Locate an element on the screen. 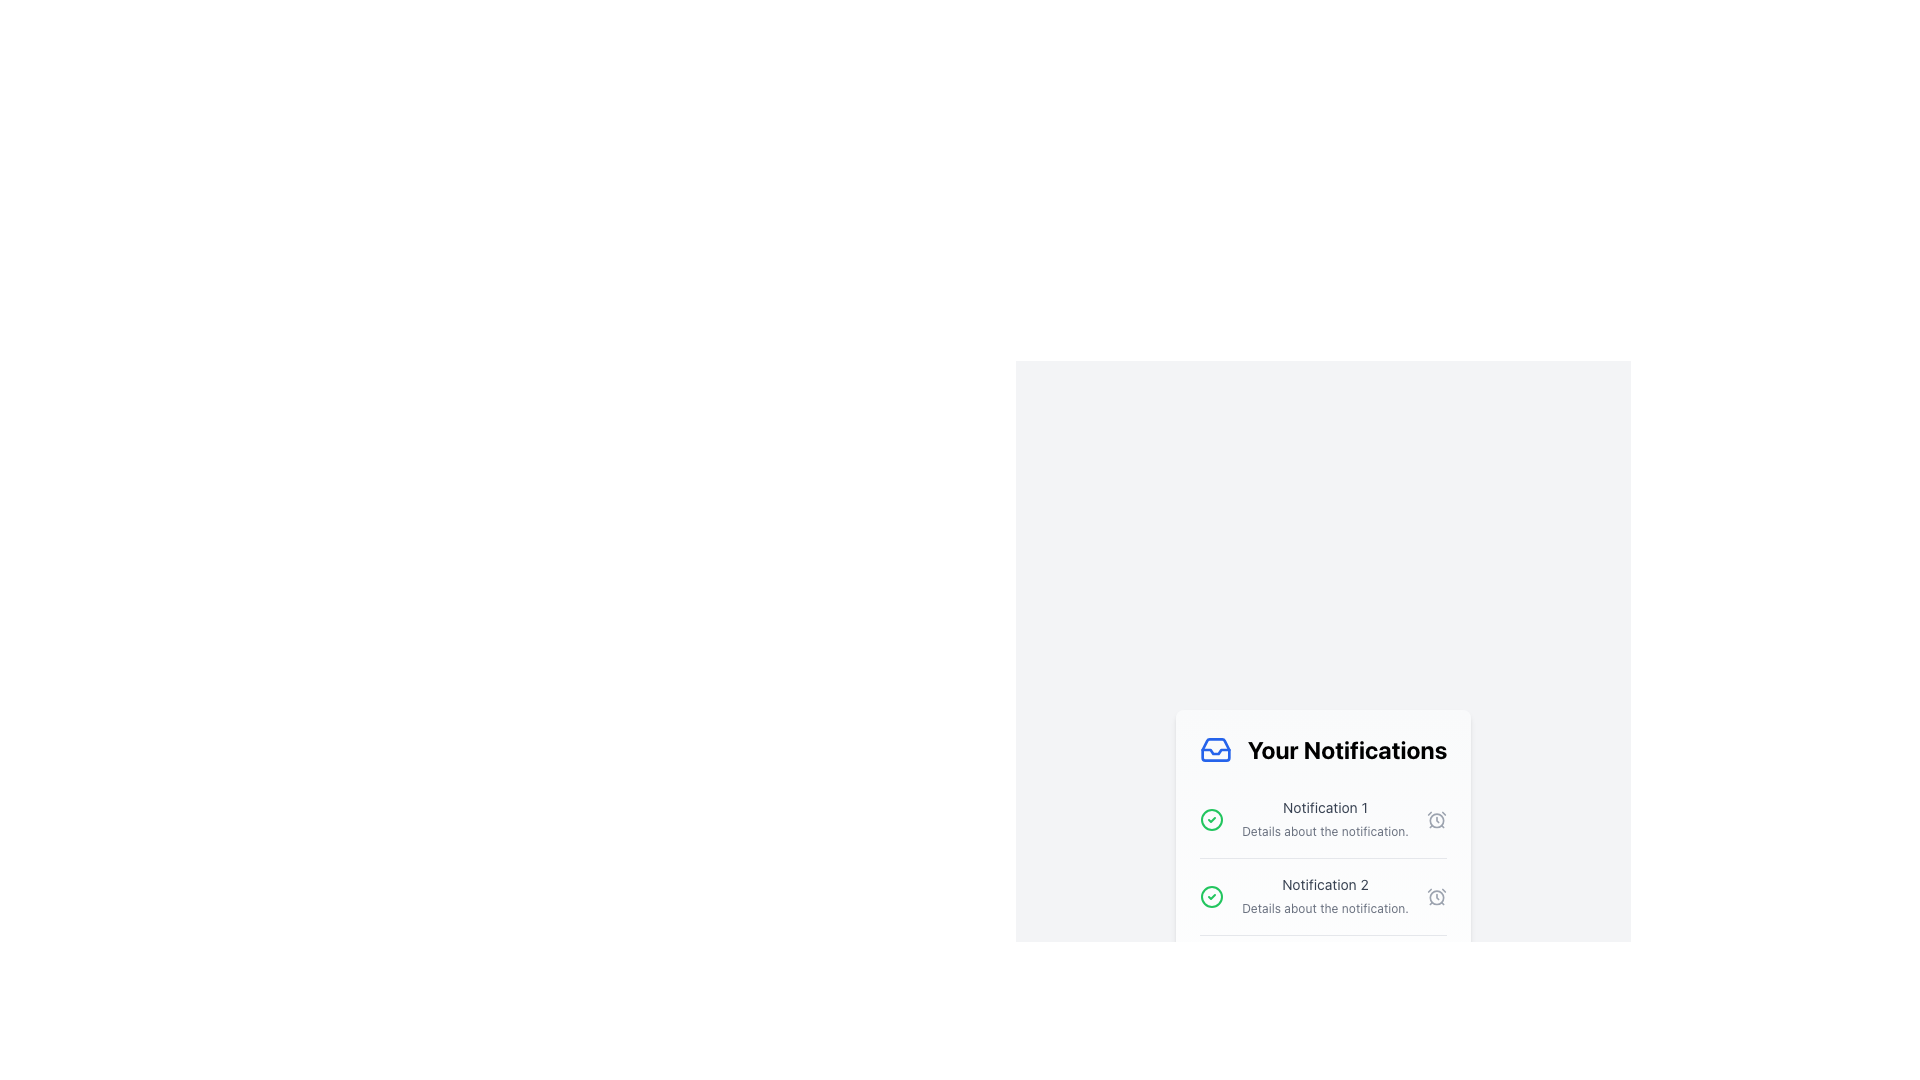 The height and width of the screenshot is (1080, 1920). the 'Your Notifications' label which features a blue mailbox icon and bold black text, located at the top of the notification list card is located at coordinates (1323, 749).